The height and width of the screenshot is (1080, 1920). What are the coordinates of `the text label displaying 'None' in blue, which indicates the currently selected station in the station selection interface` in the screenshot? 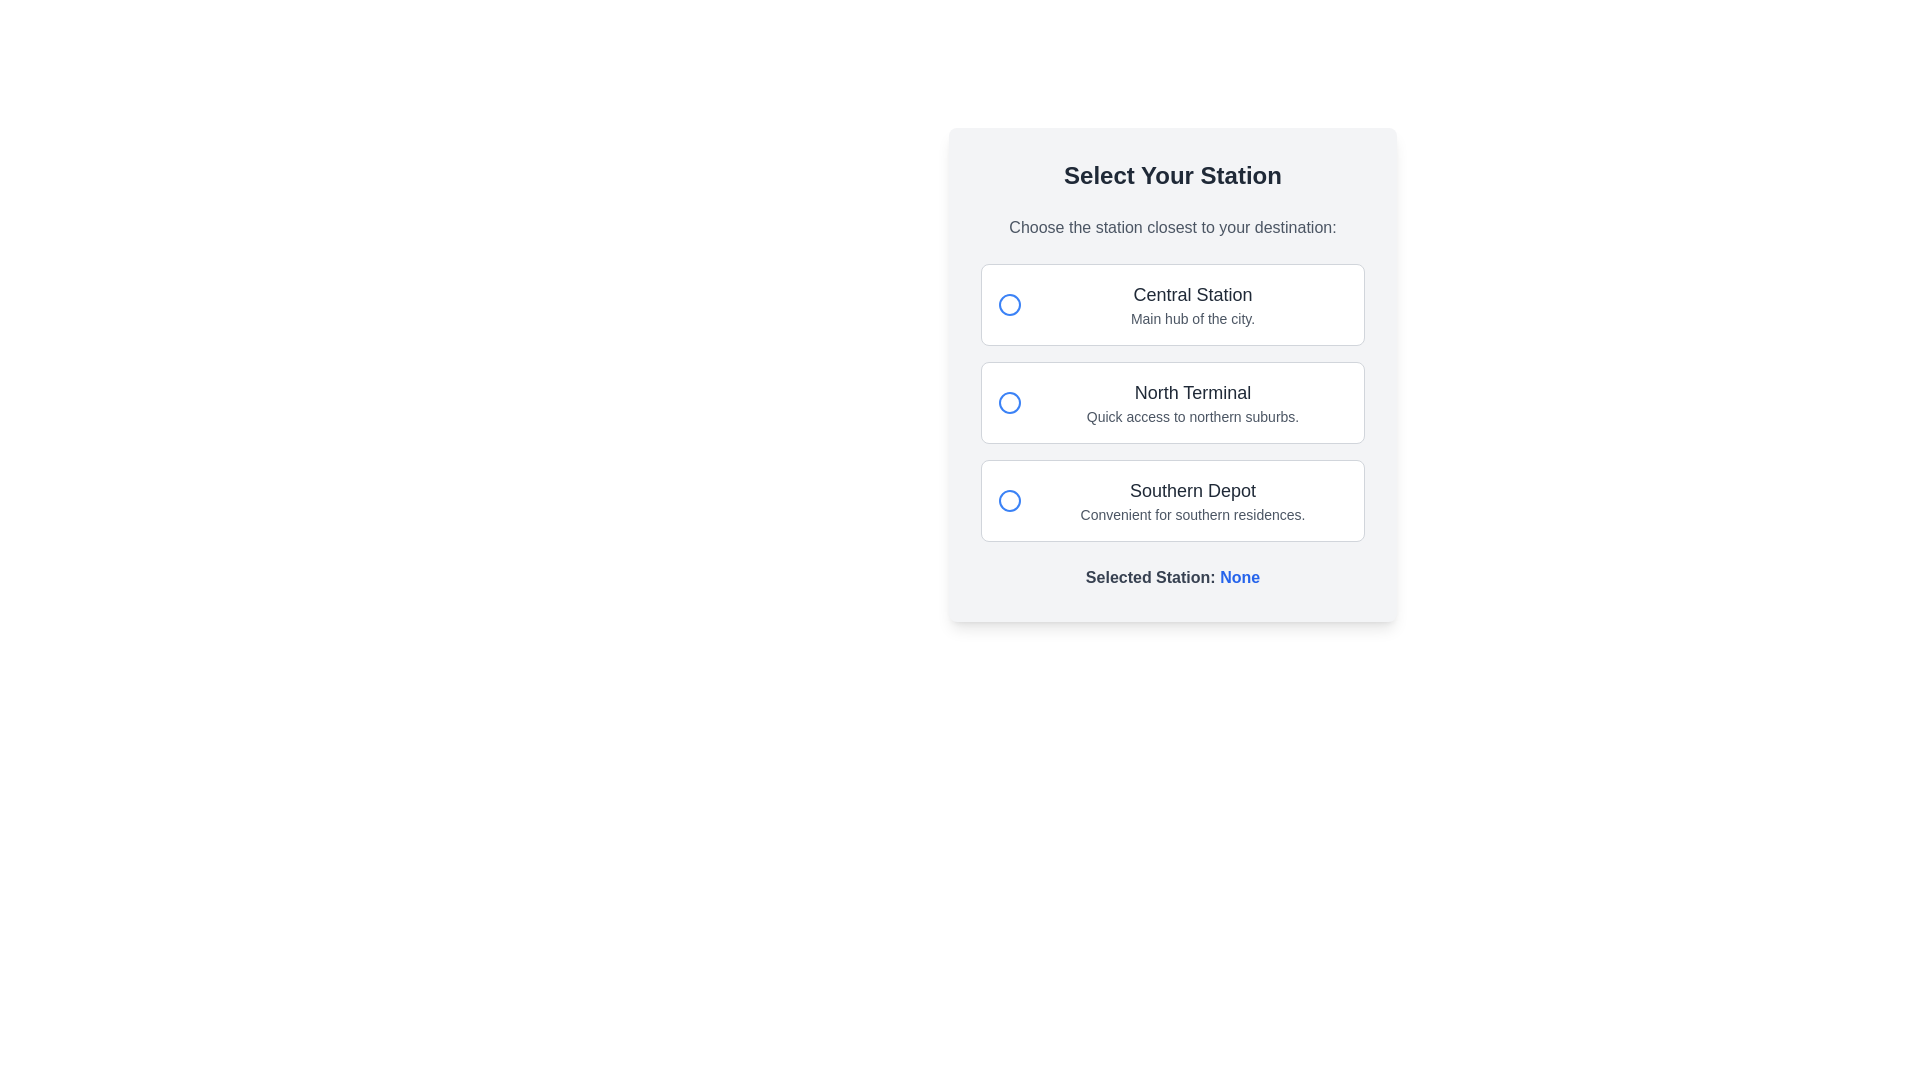 It's located at (1239, 577).